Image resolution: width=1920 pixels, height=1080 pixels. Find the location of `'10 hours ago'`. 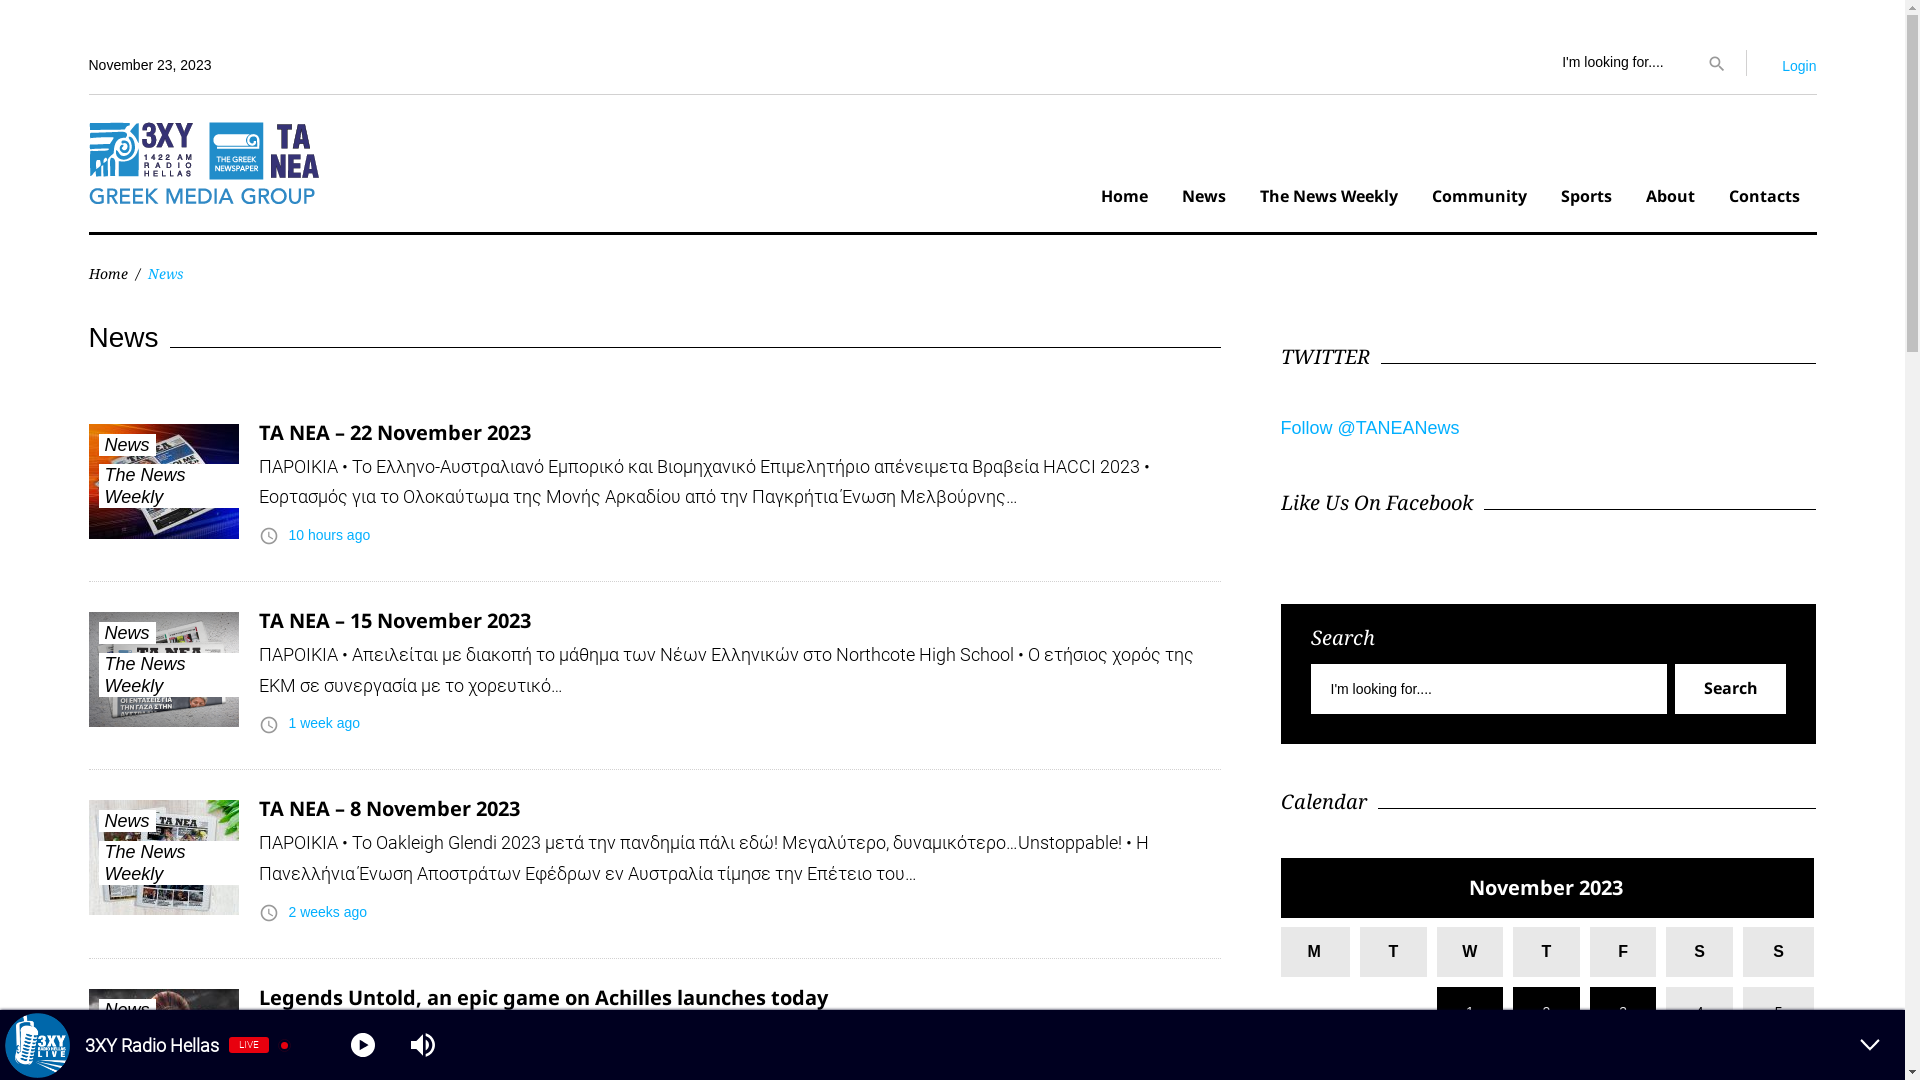

'10 hours ago' is located at coordinates (329, 534).